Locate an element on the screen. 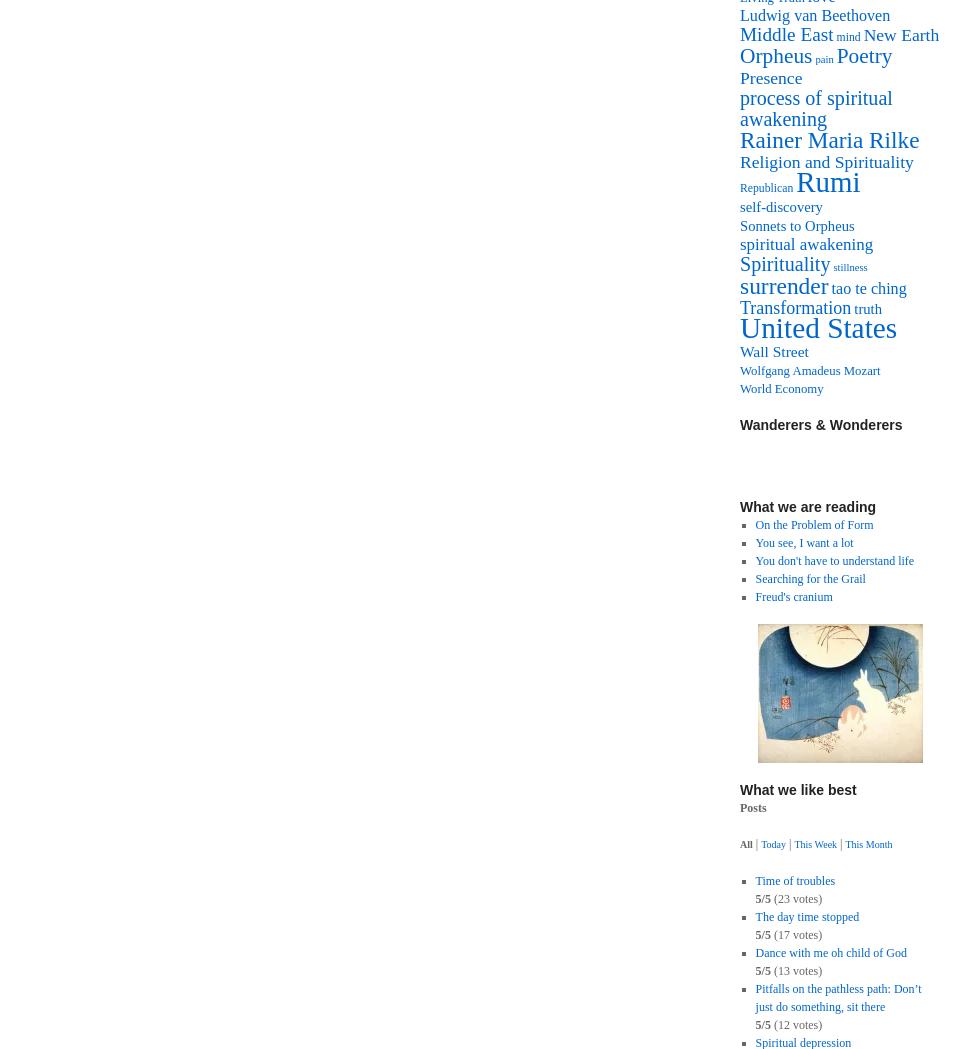 The image size is (980, 1049). 'New Earth' is located at coordinates (901, 34).